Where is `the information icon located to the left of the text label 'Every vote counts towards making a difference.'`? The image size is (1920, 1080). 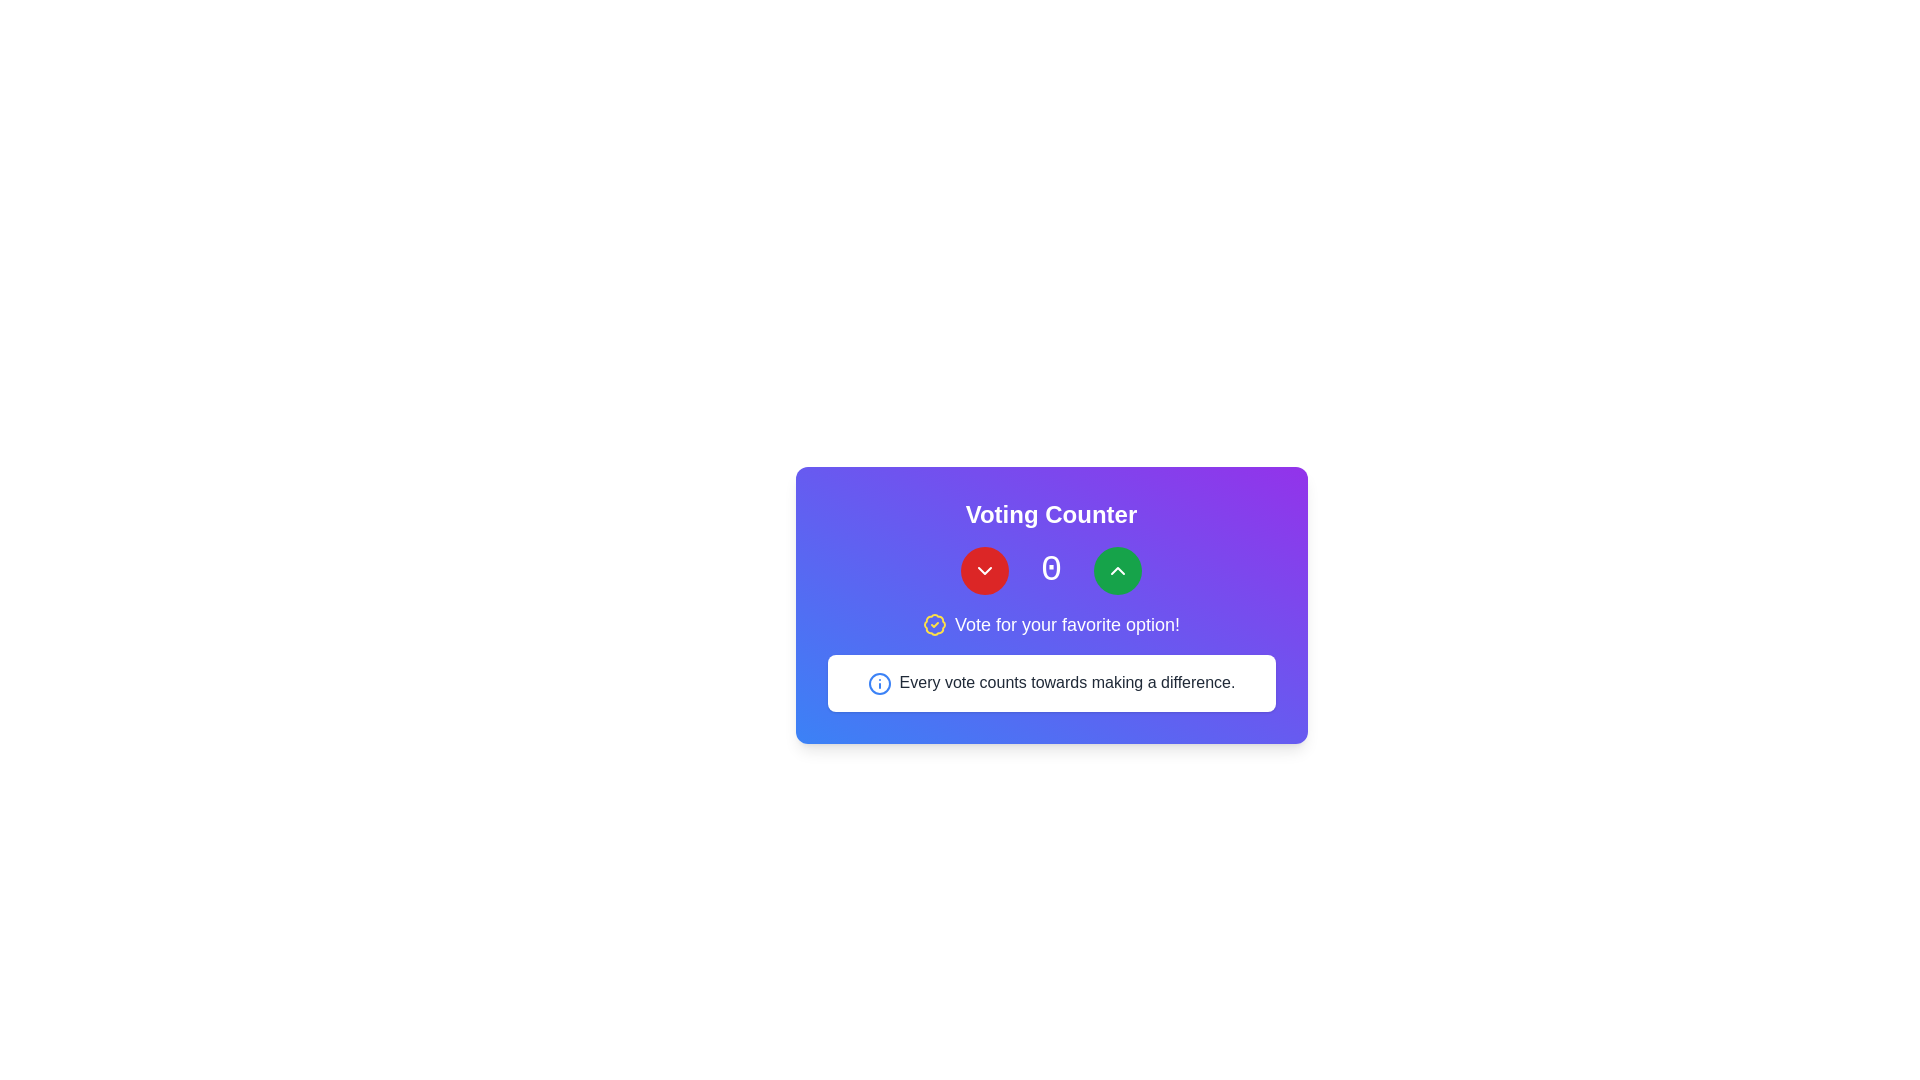
the information icon located to the left of the text label 'Every vote counts towards making a difference.' is located at coordinates (879, 682).